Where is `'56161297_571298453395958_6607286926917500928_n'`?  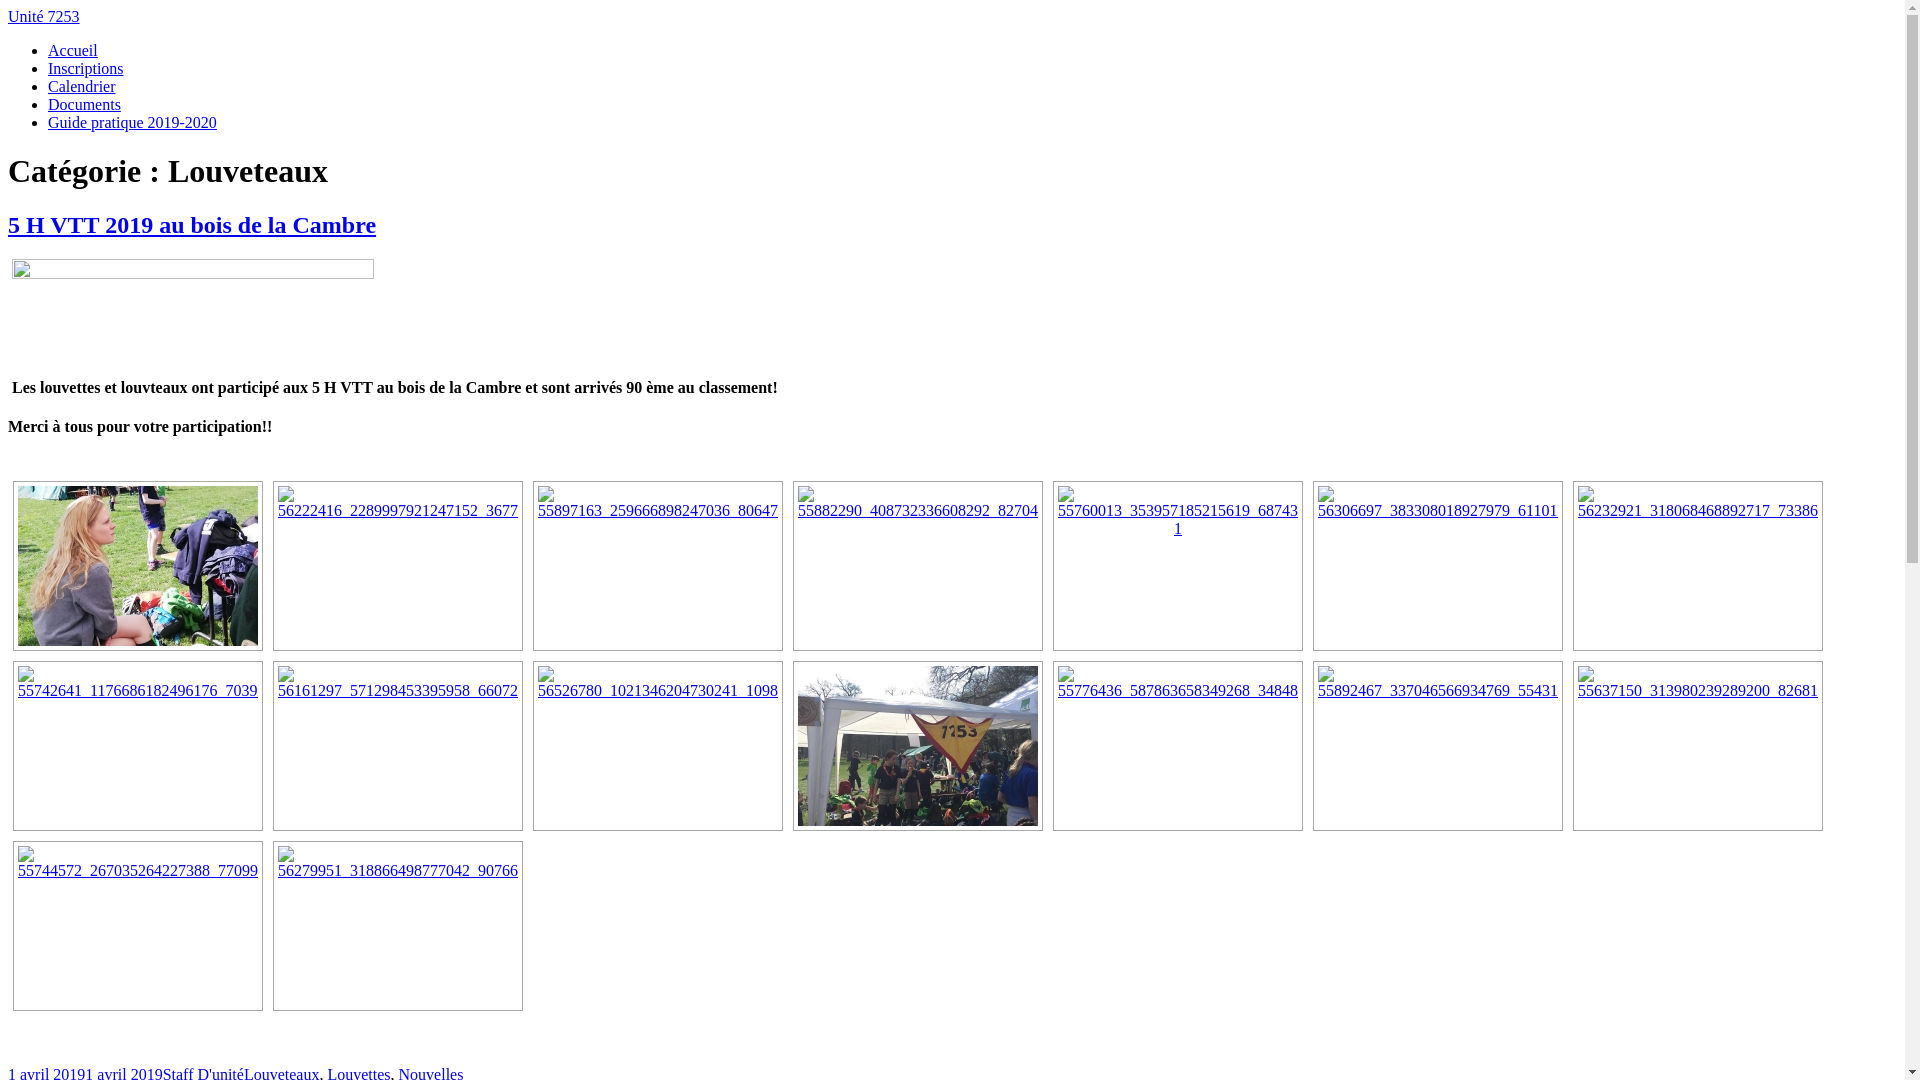 '56161297_571298453395958_6607286926917500928_n' is located at coordinates (398, 745).